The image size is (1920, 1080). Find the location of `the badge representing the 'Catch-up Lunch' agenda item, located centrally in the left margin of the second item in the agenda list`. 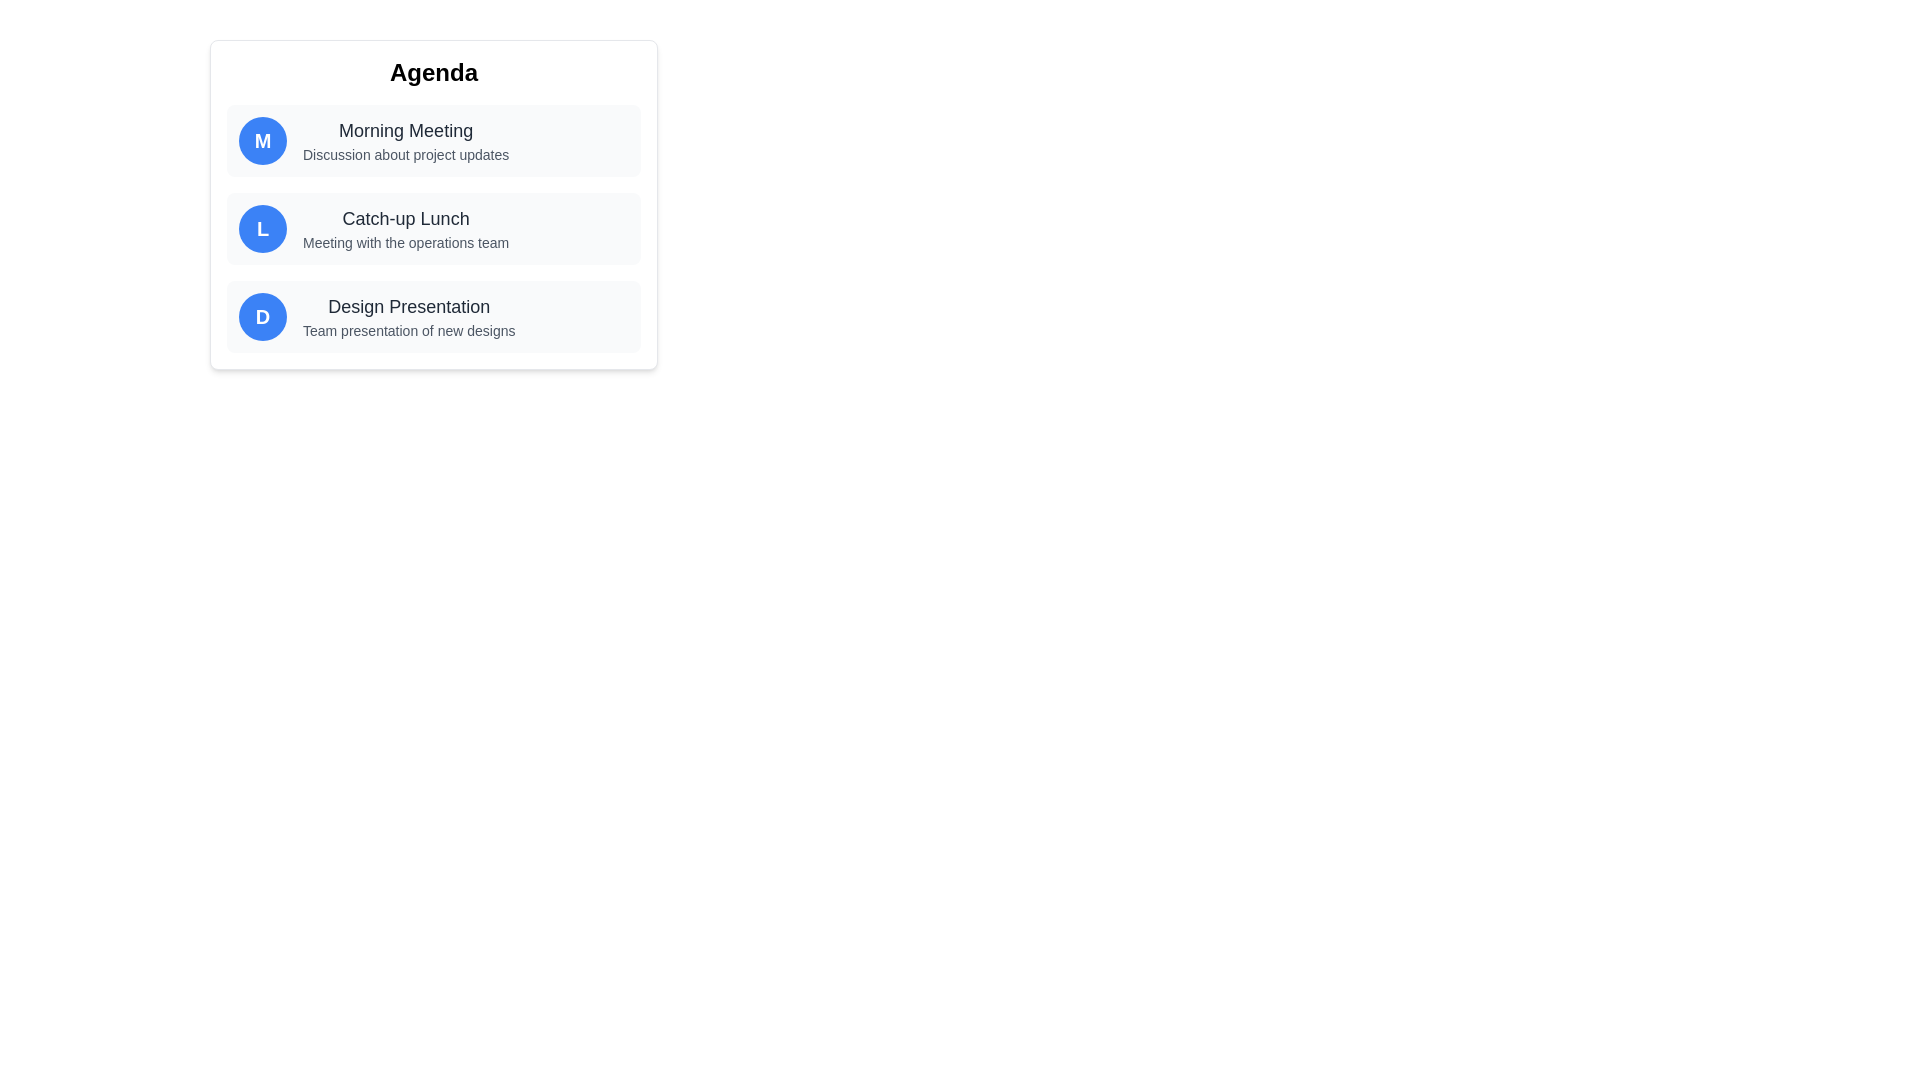

the badge representing the 'Catch-up Lunch' agenda item, located centrally in the left margin of the second item in the agenda list is located at coordinates (262, 227).